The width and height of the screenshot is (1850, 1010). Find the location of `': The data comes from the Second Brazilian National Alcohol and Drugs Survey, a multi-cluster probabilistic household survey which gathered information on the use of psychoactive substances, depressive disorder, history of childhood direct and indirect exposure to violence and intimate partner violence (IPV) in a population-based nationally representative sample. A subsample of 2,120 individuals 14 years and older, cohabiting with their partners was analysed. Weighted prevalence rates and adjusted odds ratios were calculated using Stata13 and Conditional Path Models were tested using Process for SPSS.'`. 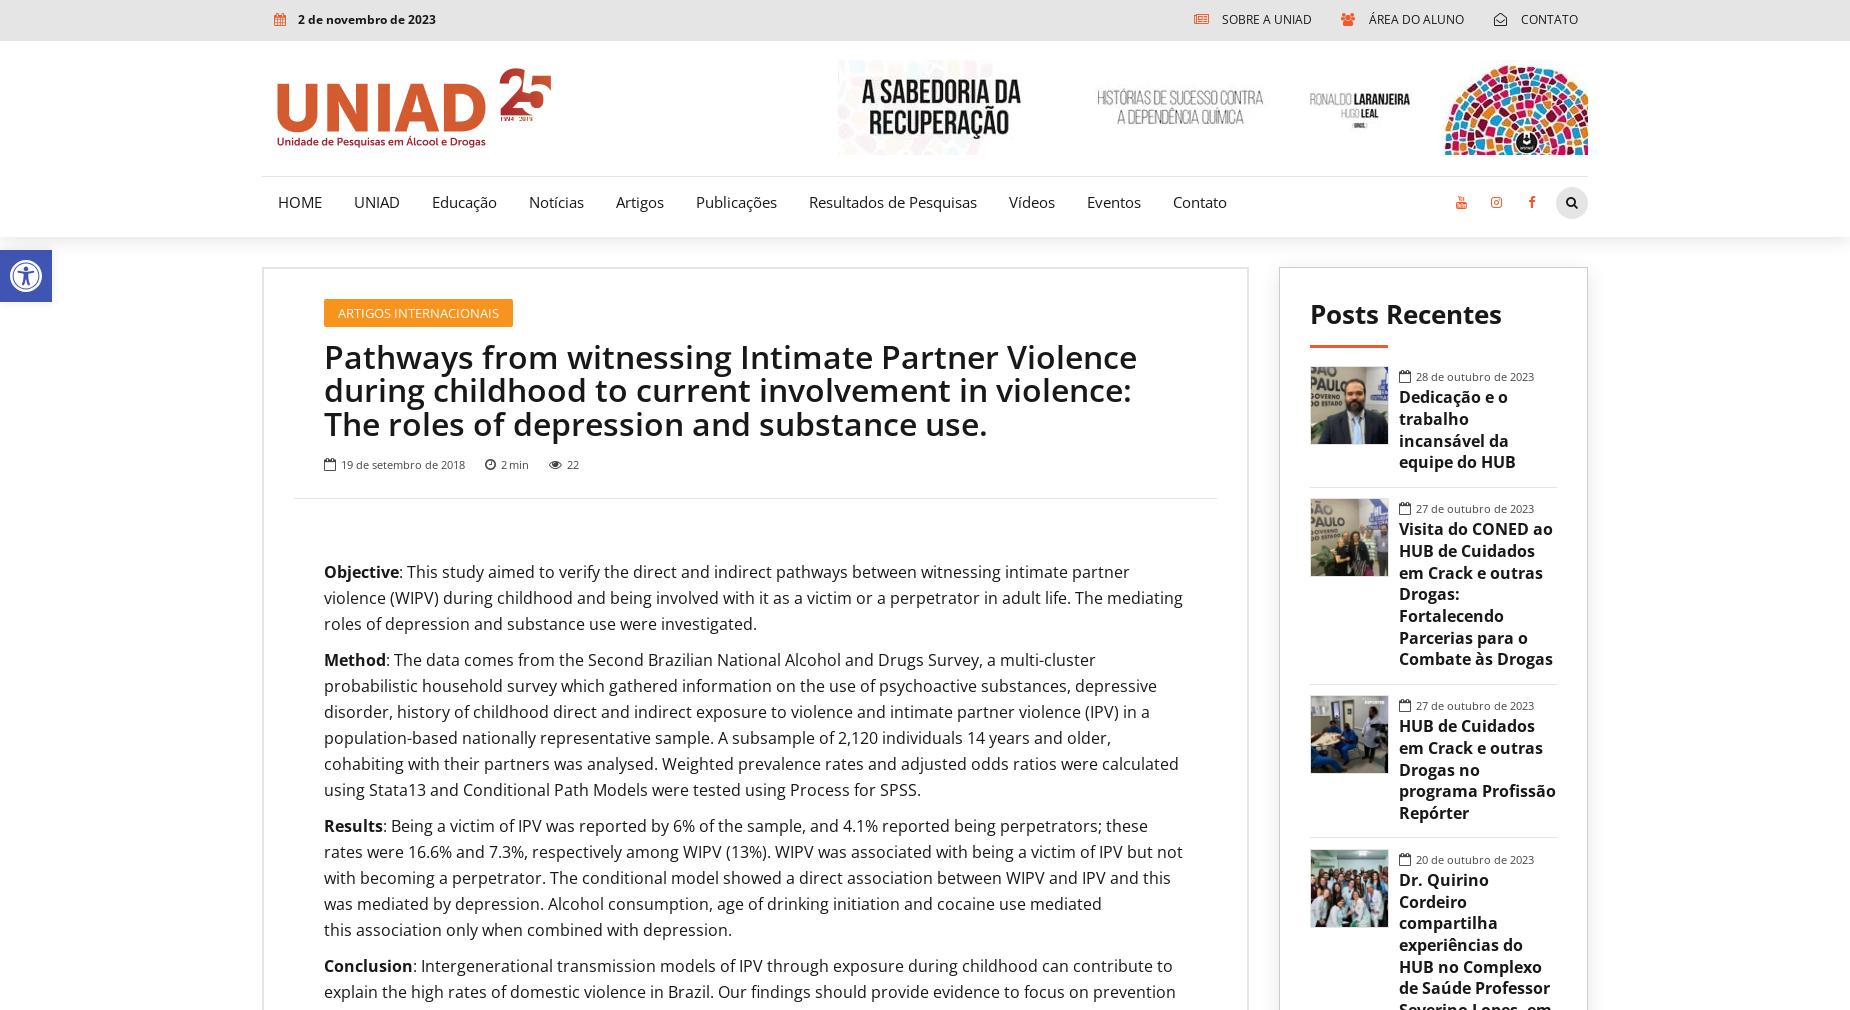

': The data comes from the Second Brazilian National Alcohol and Drugs Survey, a multi-cluster probabilistic household survey which gathered information on the use of psychoactive substances, depressive disorder, history of childhood direct and indirect exposure to violence and intimate partner violence (IPV) in a population-based nationally representative sample. A subsample of 2,120 individuals 14 years and older, cohabiting with their partners was analysed. Weighted prevalence rates and adjusted odds ratios were calculated using Stata13 and Conditional Path Models were tested using Process for SPSS.' is located at coordinates (751, 723).